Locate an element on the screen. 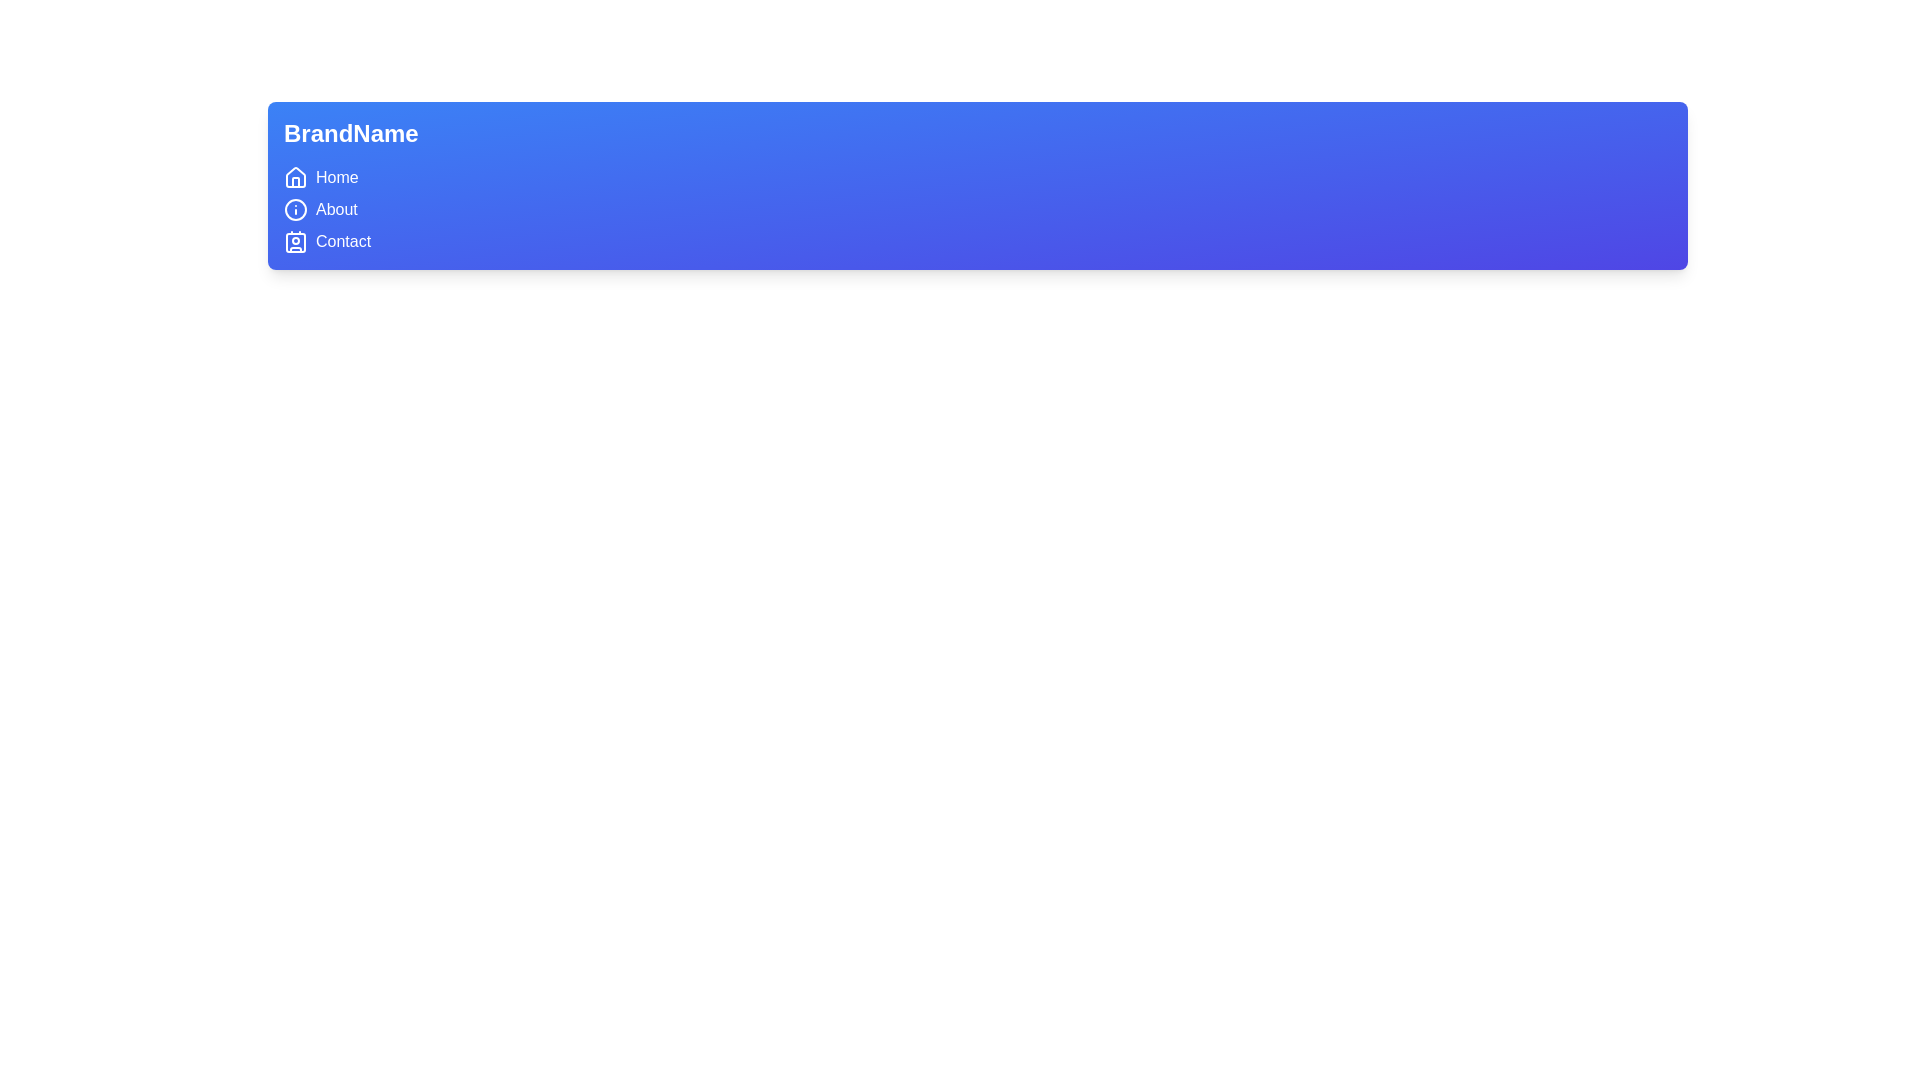 This screenshot has height=1080, width=1920. the 'Contact' hyperlink, which is the third item in the vertical navigation menu located in the top left corner of the interface is located at coordinates (343, 241).